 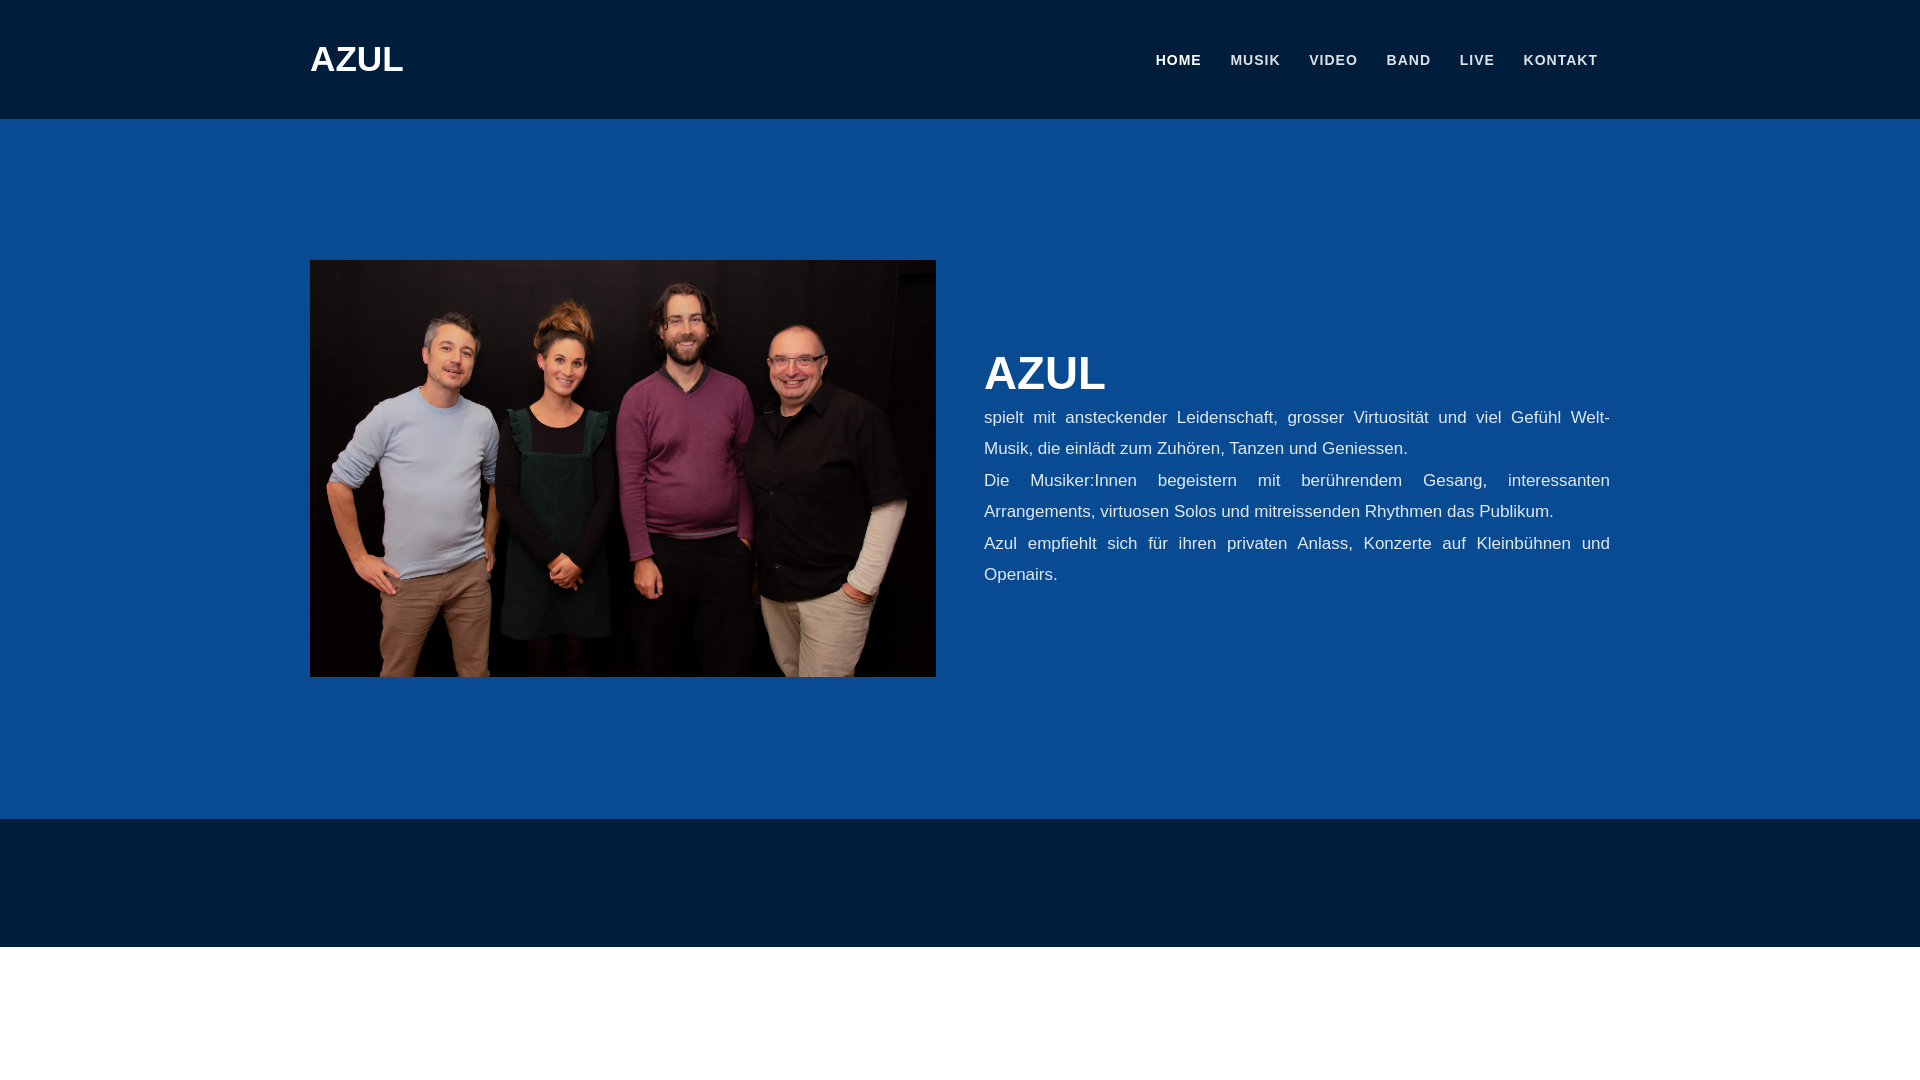 I want to click on 'LIVE', so click(x=1477, y=59).